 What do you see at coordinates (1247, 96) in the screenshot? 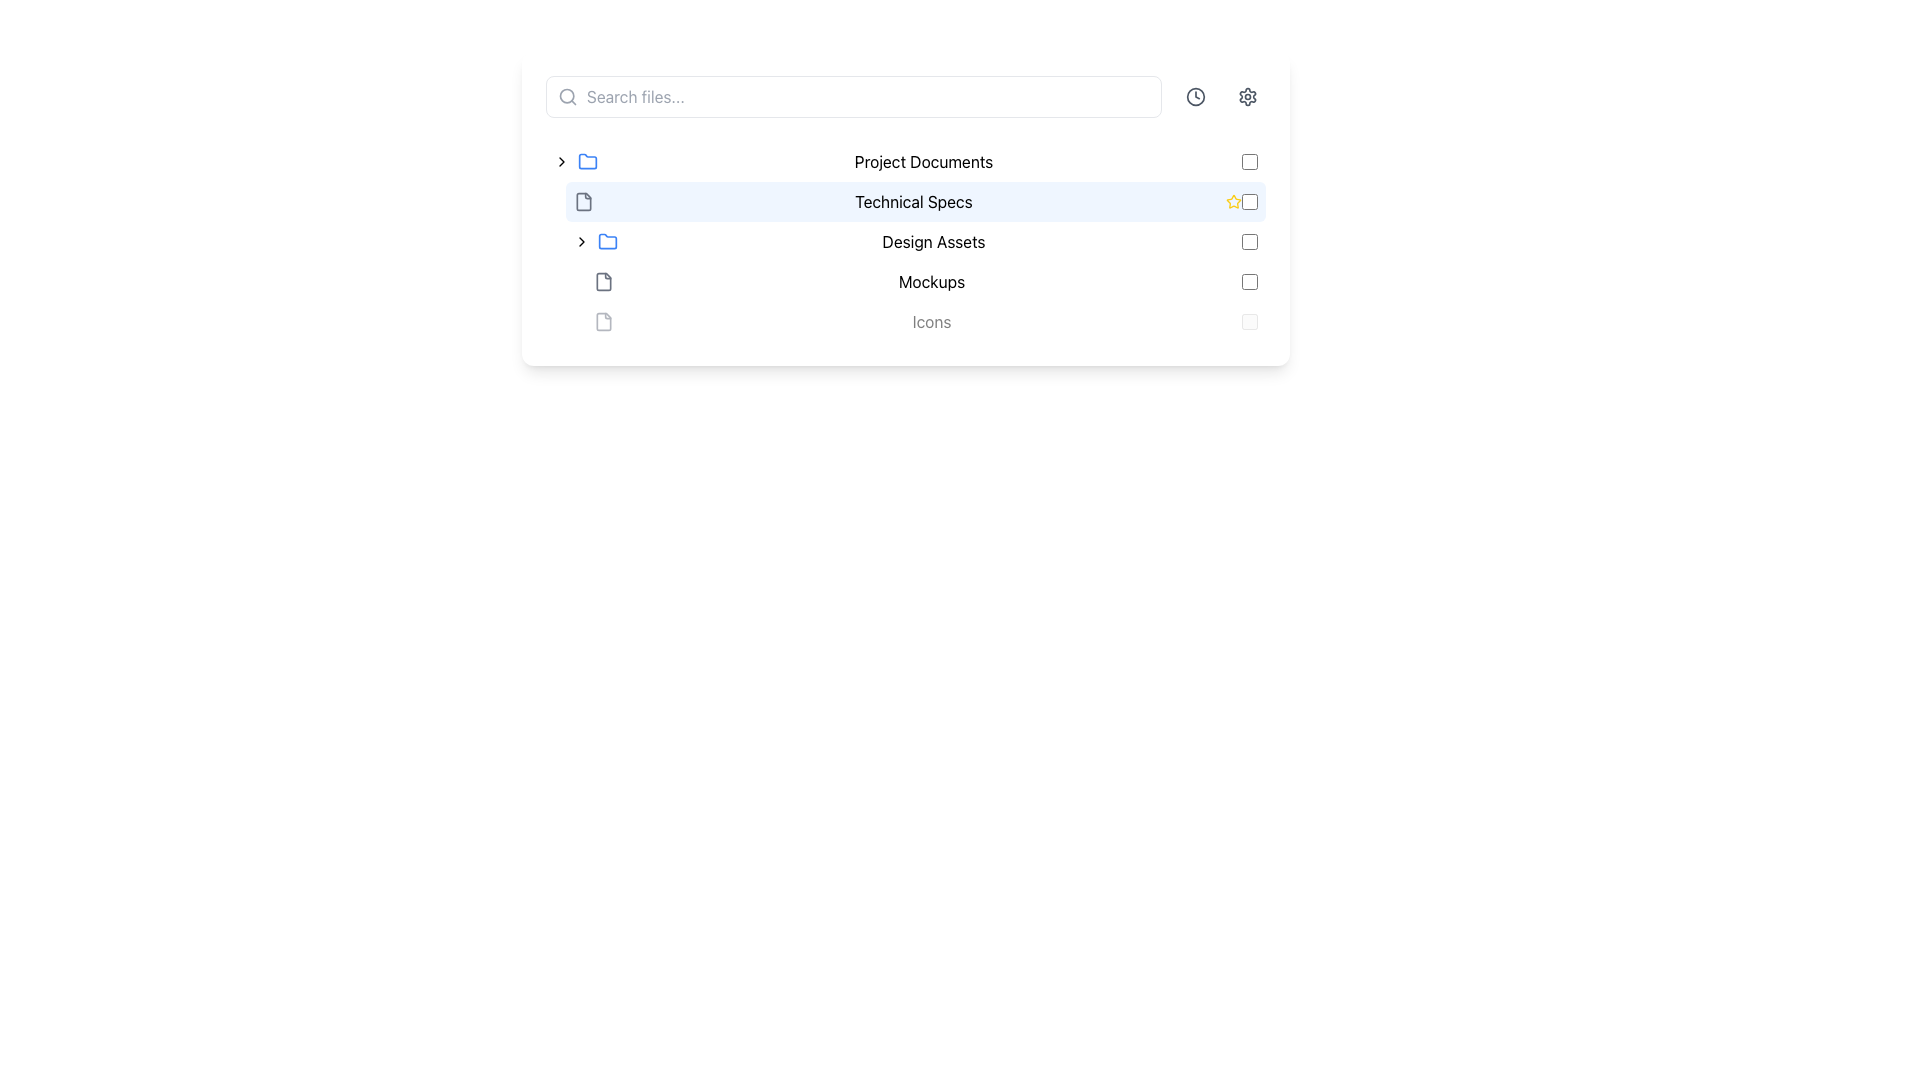
I see `the cogwheel-shaped settings button located at the far-right end of the header section` at bounding box center [1247, 96].